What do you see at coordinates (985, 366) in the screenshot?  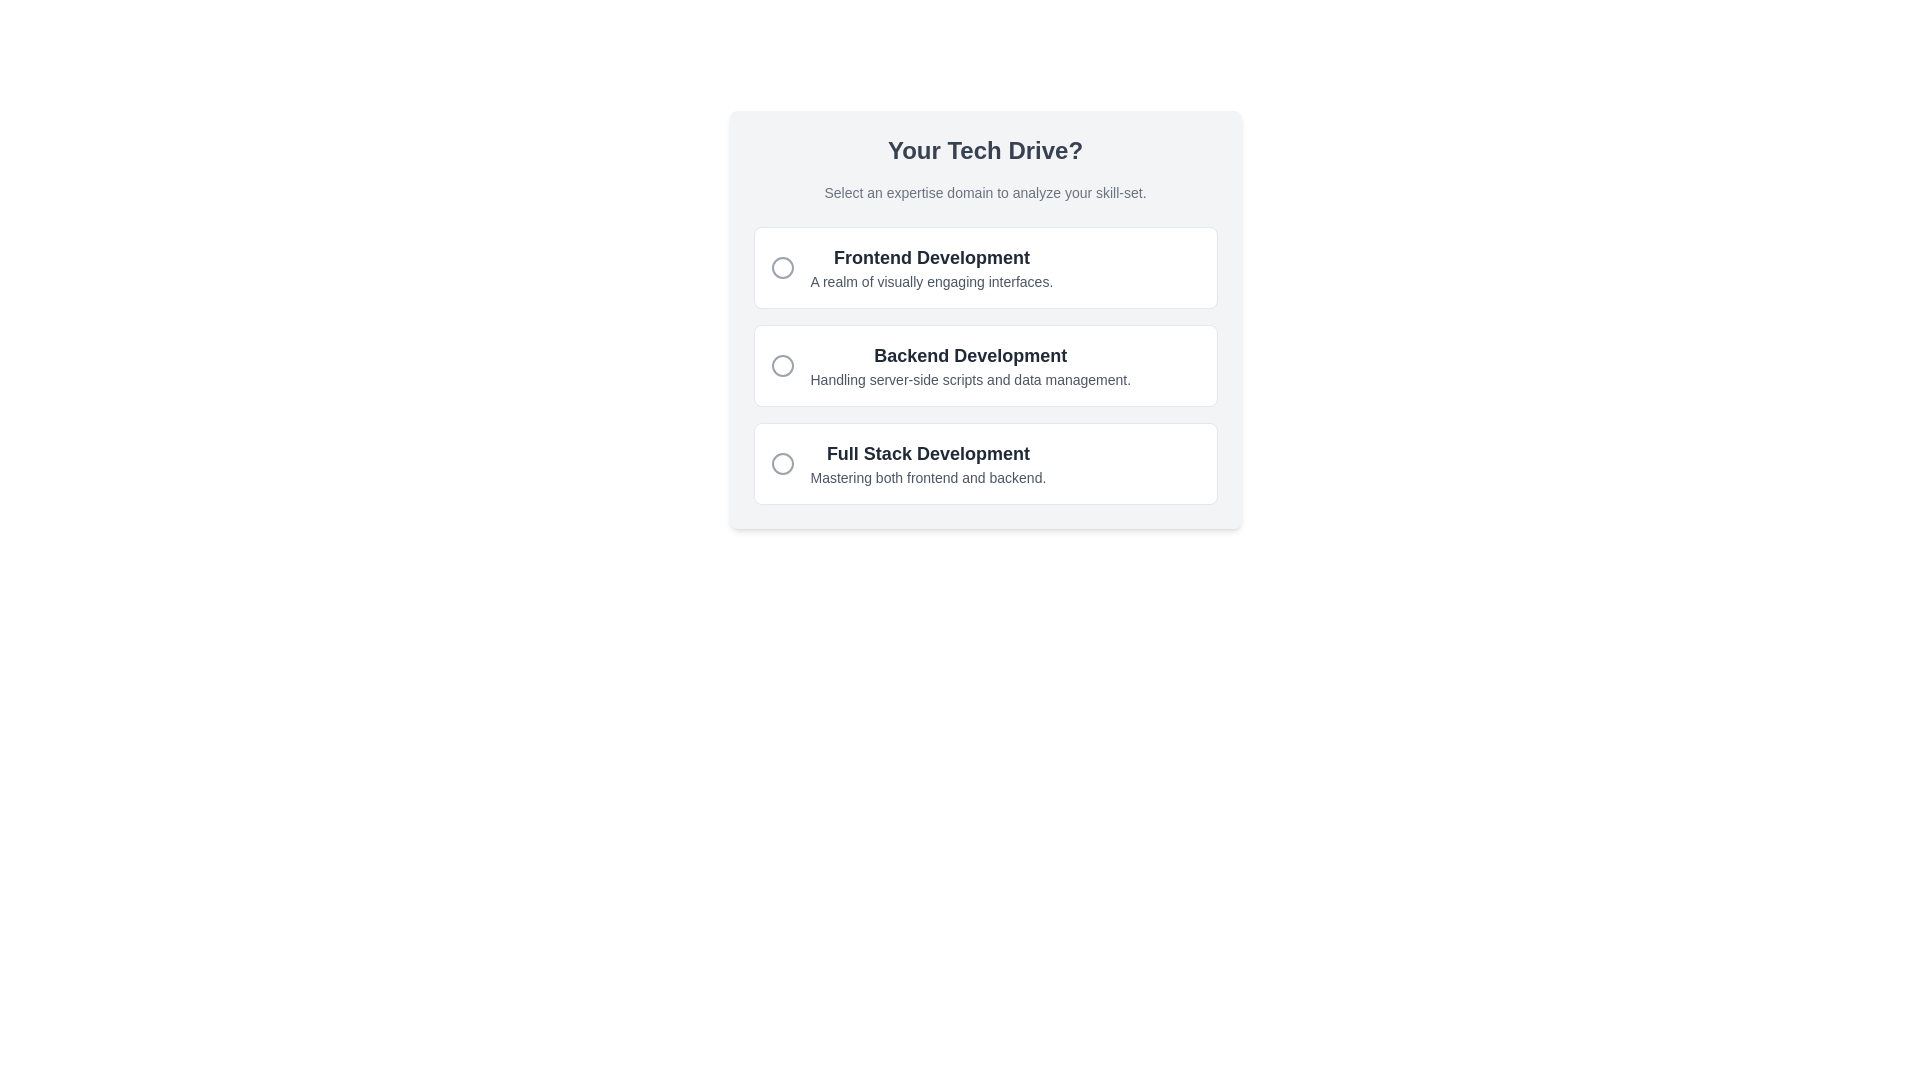 I see `the interactive card-like button for 'Backend Development'` at bounding box center [985, 366].